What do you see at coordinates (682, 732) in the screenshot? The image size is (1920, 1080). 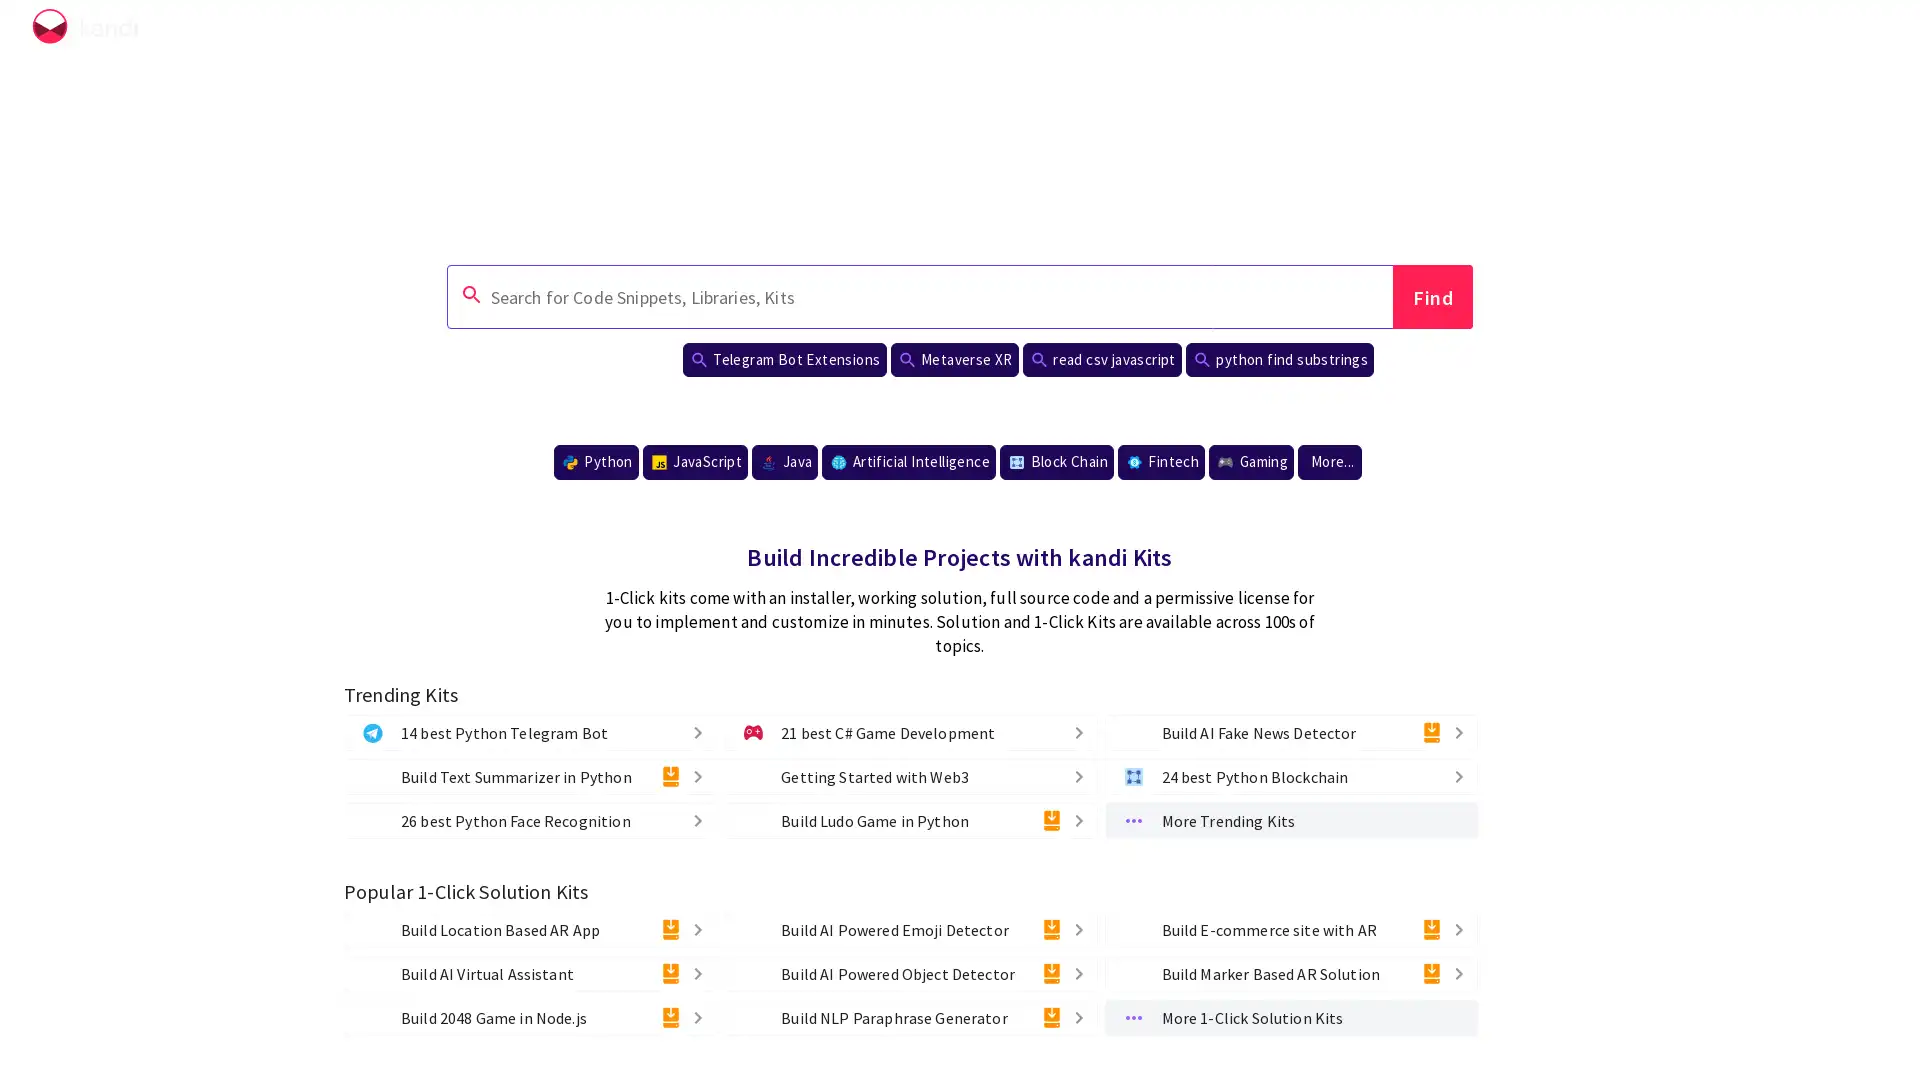 I see `delete` at bounding box center [682, 732].